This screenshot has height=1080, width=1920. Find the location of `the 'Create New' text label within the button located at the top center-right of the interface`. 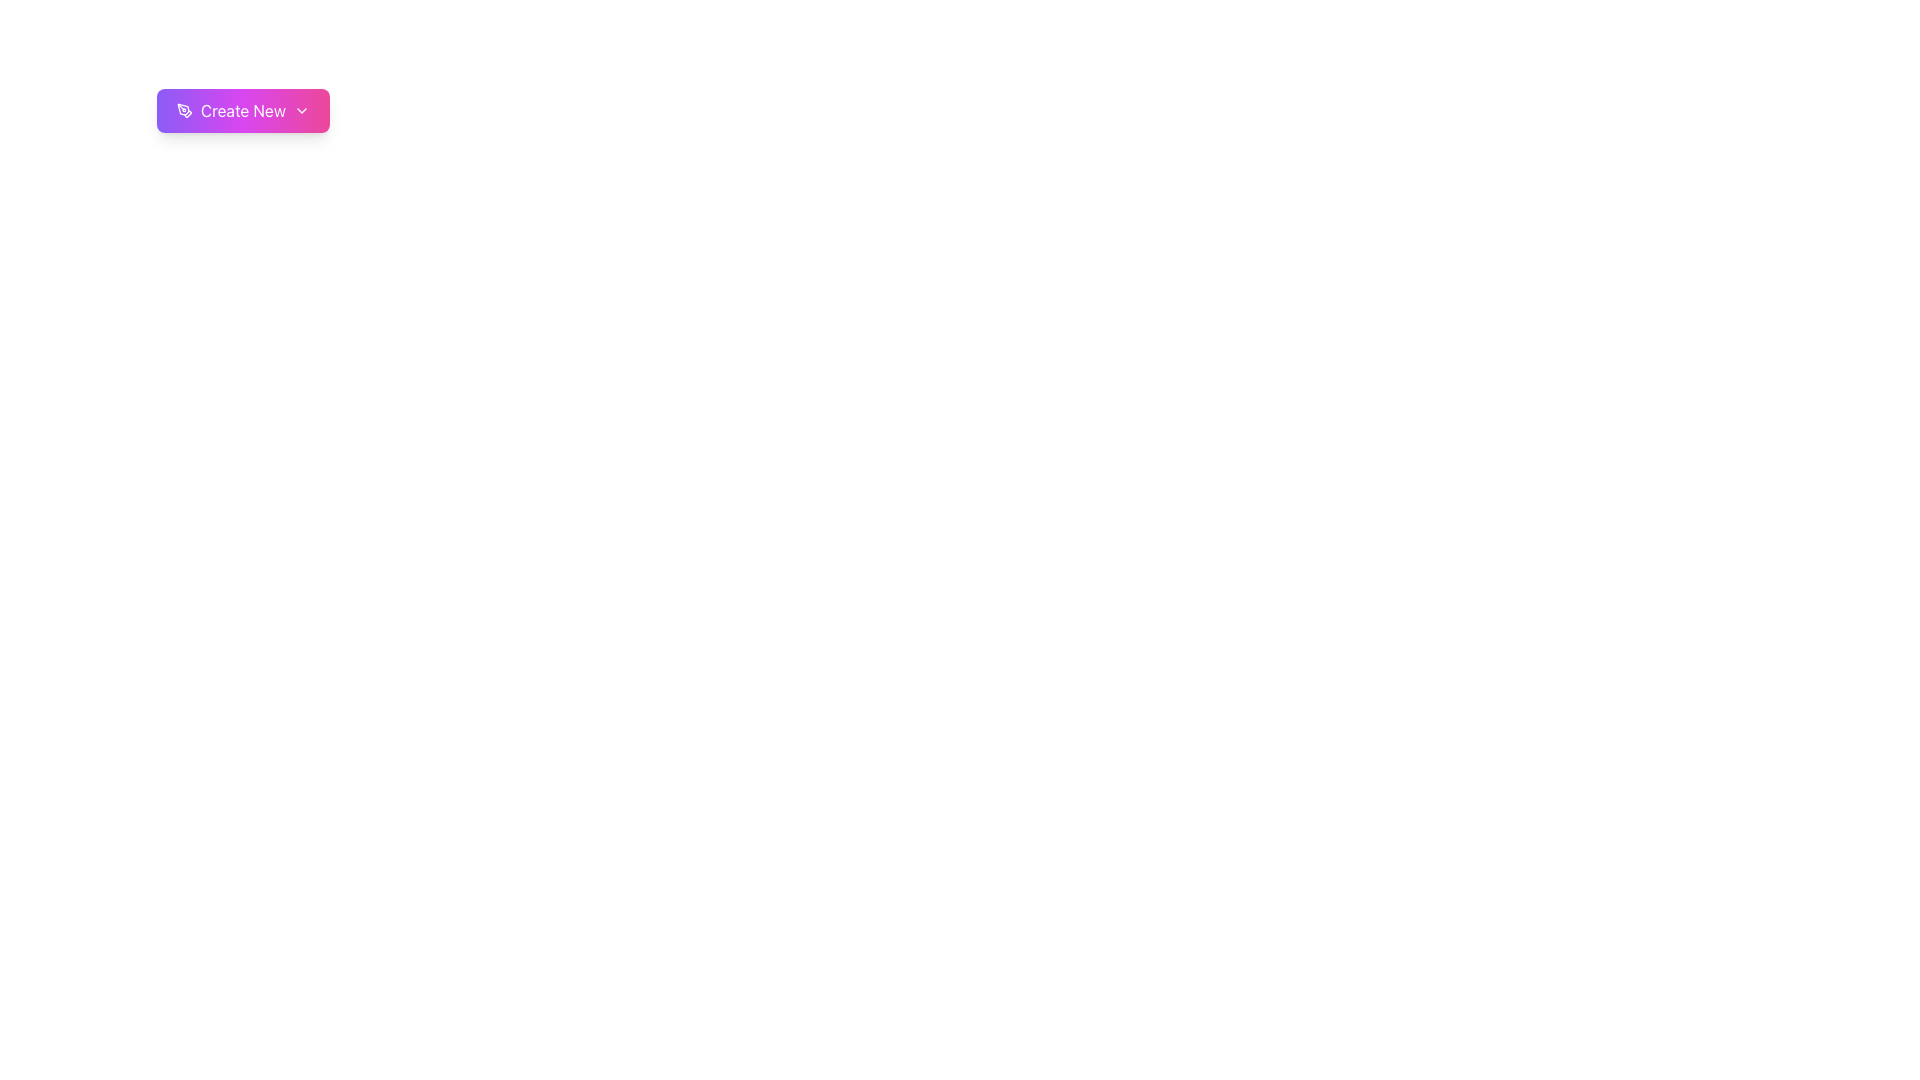

the 'Create New' text label within the button located at the top center-right of the interface is located at coordinates (242, 111).